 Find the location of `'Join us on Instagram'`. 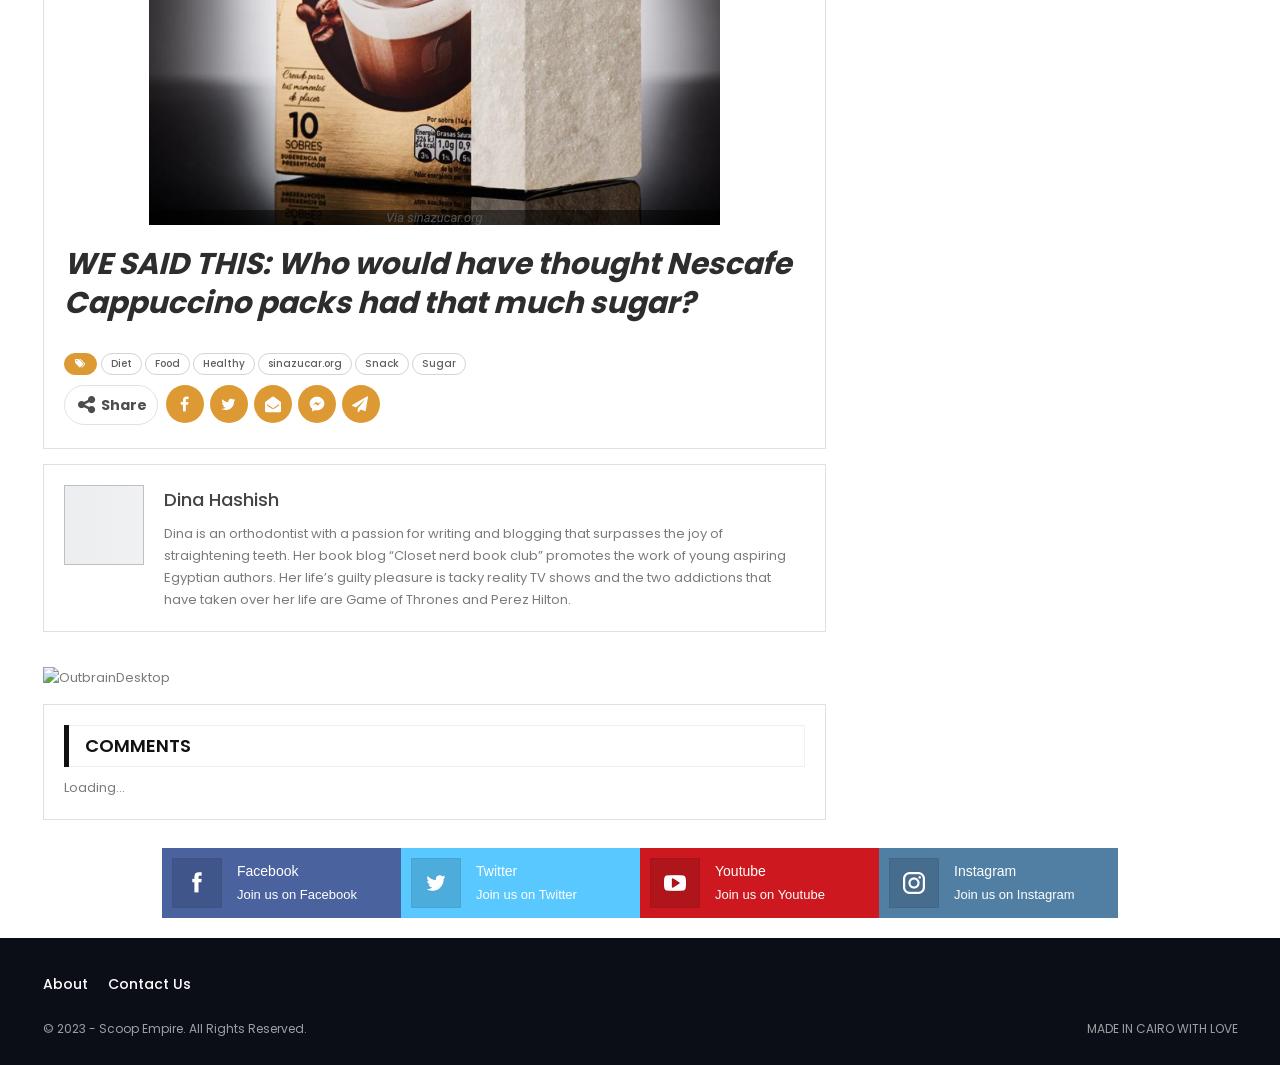

'Join us on Instagram' is located at coordinates (1014, 893).